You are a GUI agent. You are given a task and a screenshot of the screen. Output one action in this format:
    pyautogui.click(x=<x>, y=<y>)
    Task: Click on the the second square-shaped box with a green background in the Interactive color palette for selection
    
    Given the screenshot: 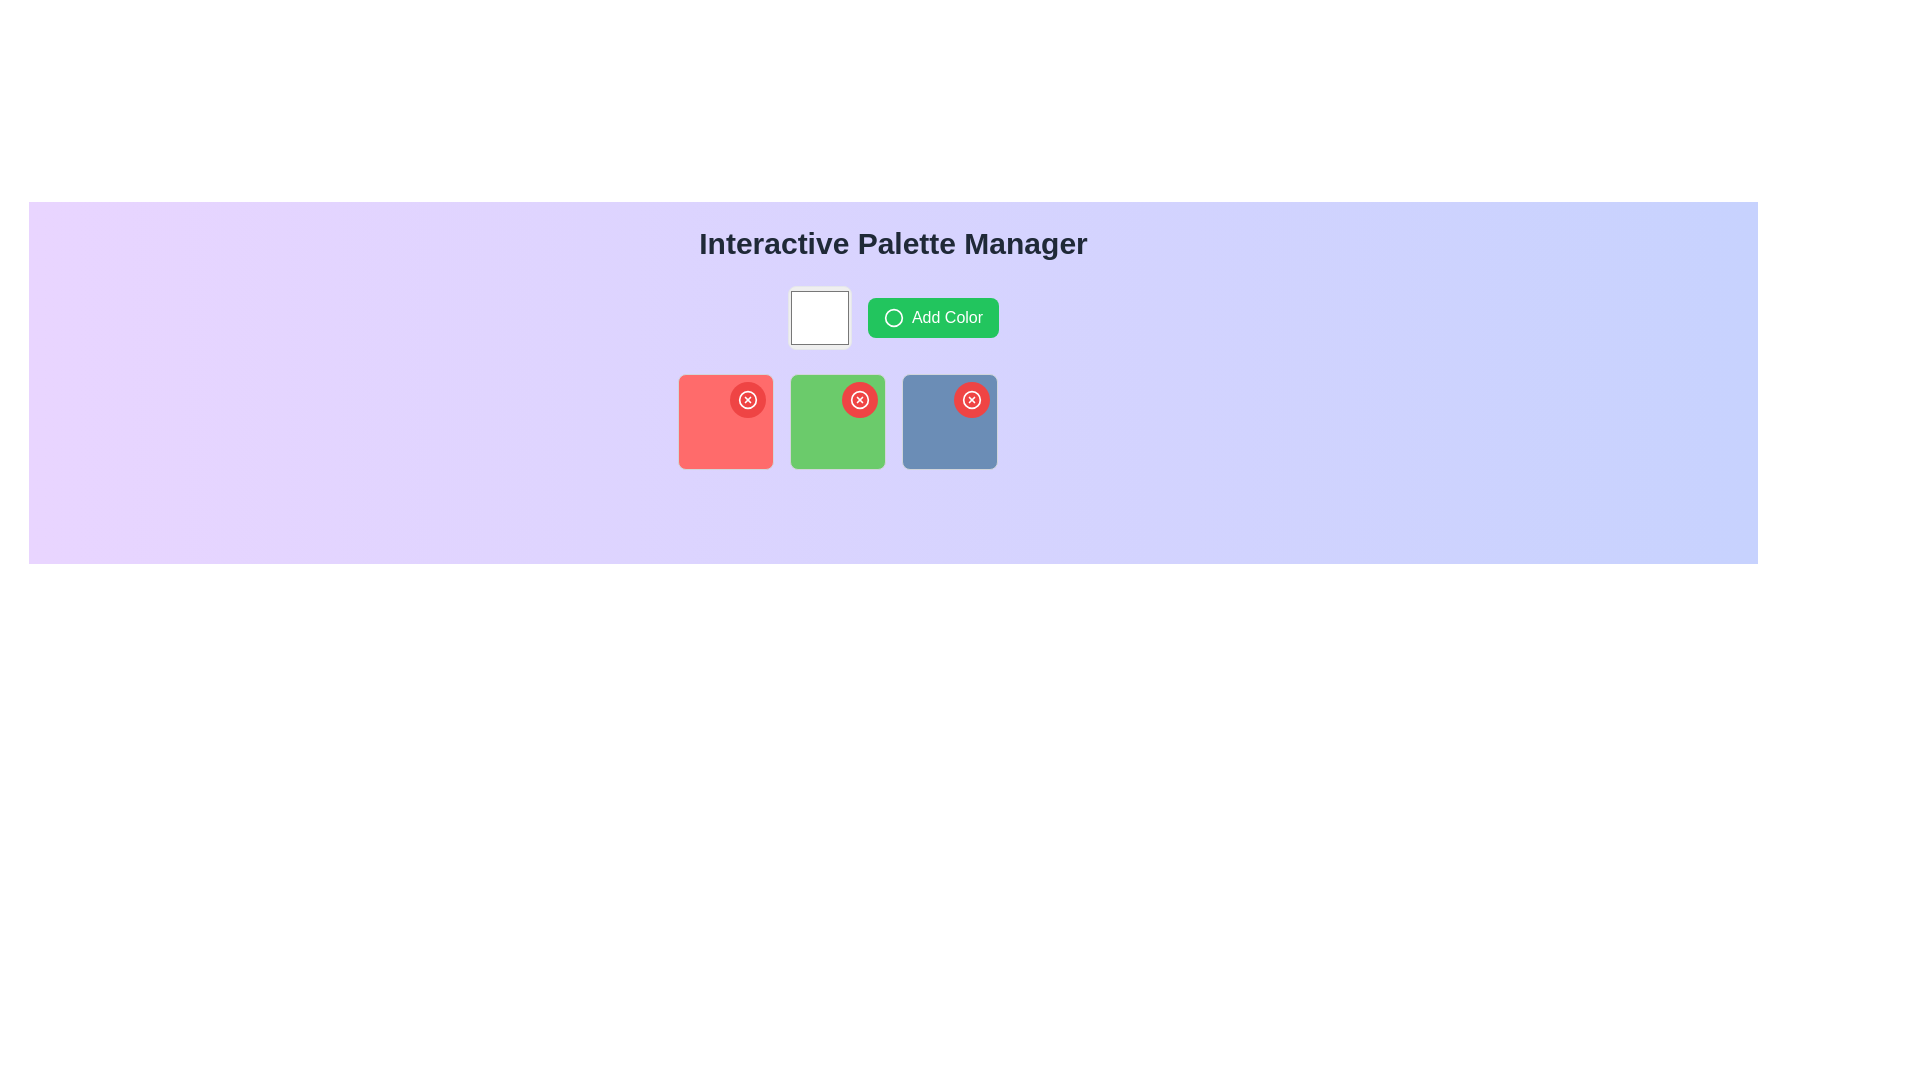 What is the action you would take?
    pyautogui.click(x=837, y=420)
    